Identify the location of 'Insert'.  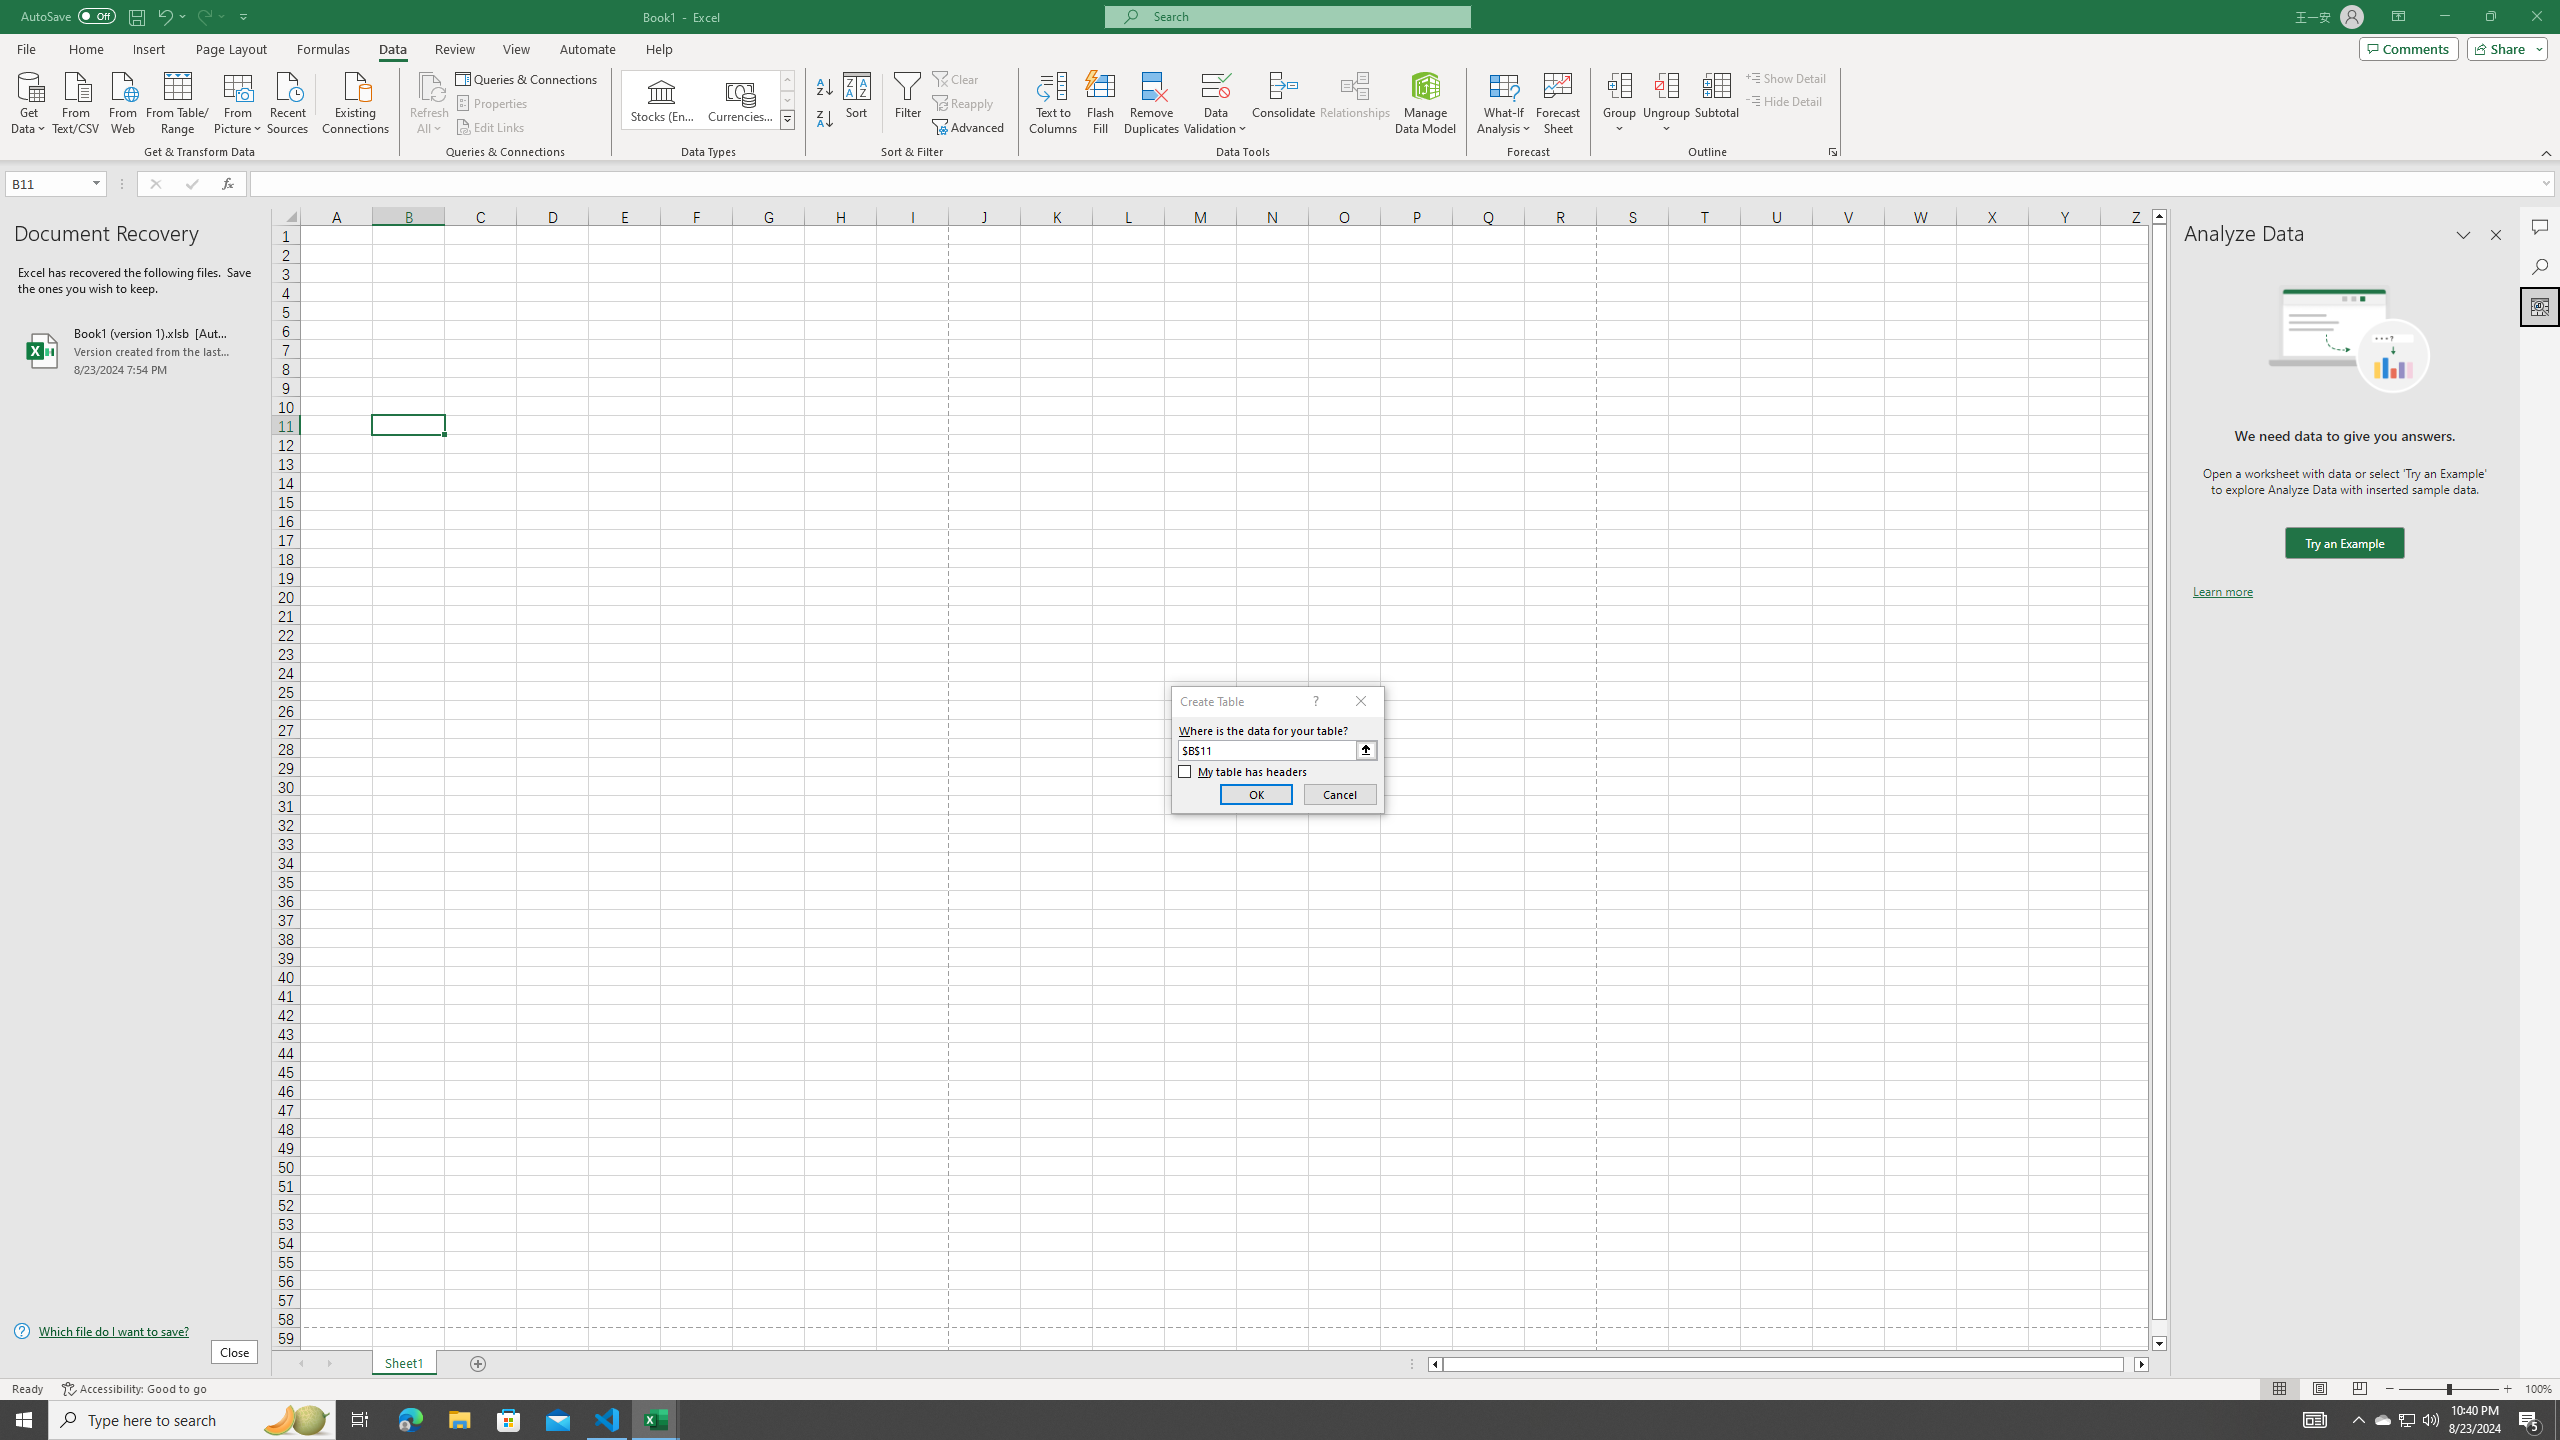
(147, 49).